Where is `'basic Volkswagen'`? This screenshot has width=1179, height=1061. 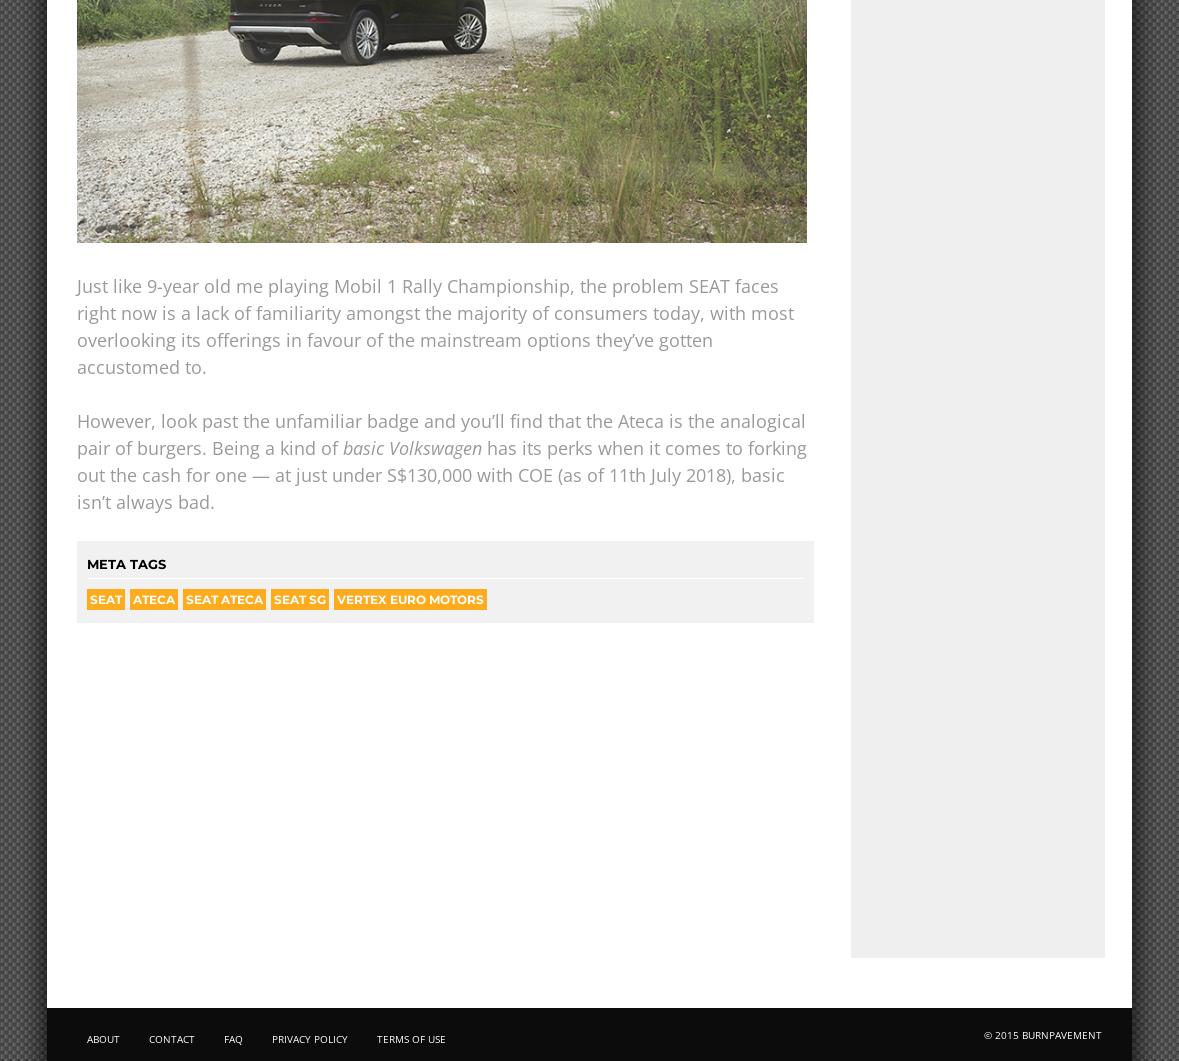
'basic Volkswagen' is located at coordinates (411, 447).